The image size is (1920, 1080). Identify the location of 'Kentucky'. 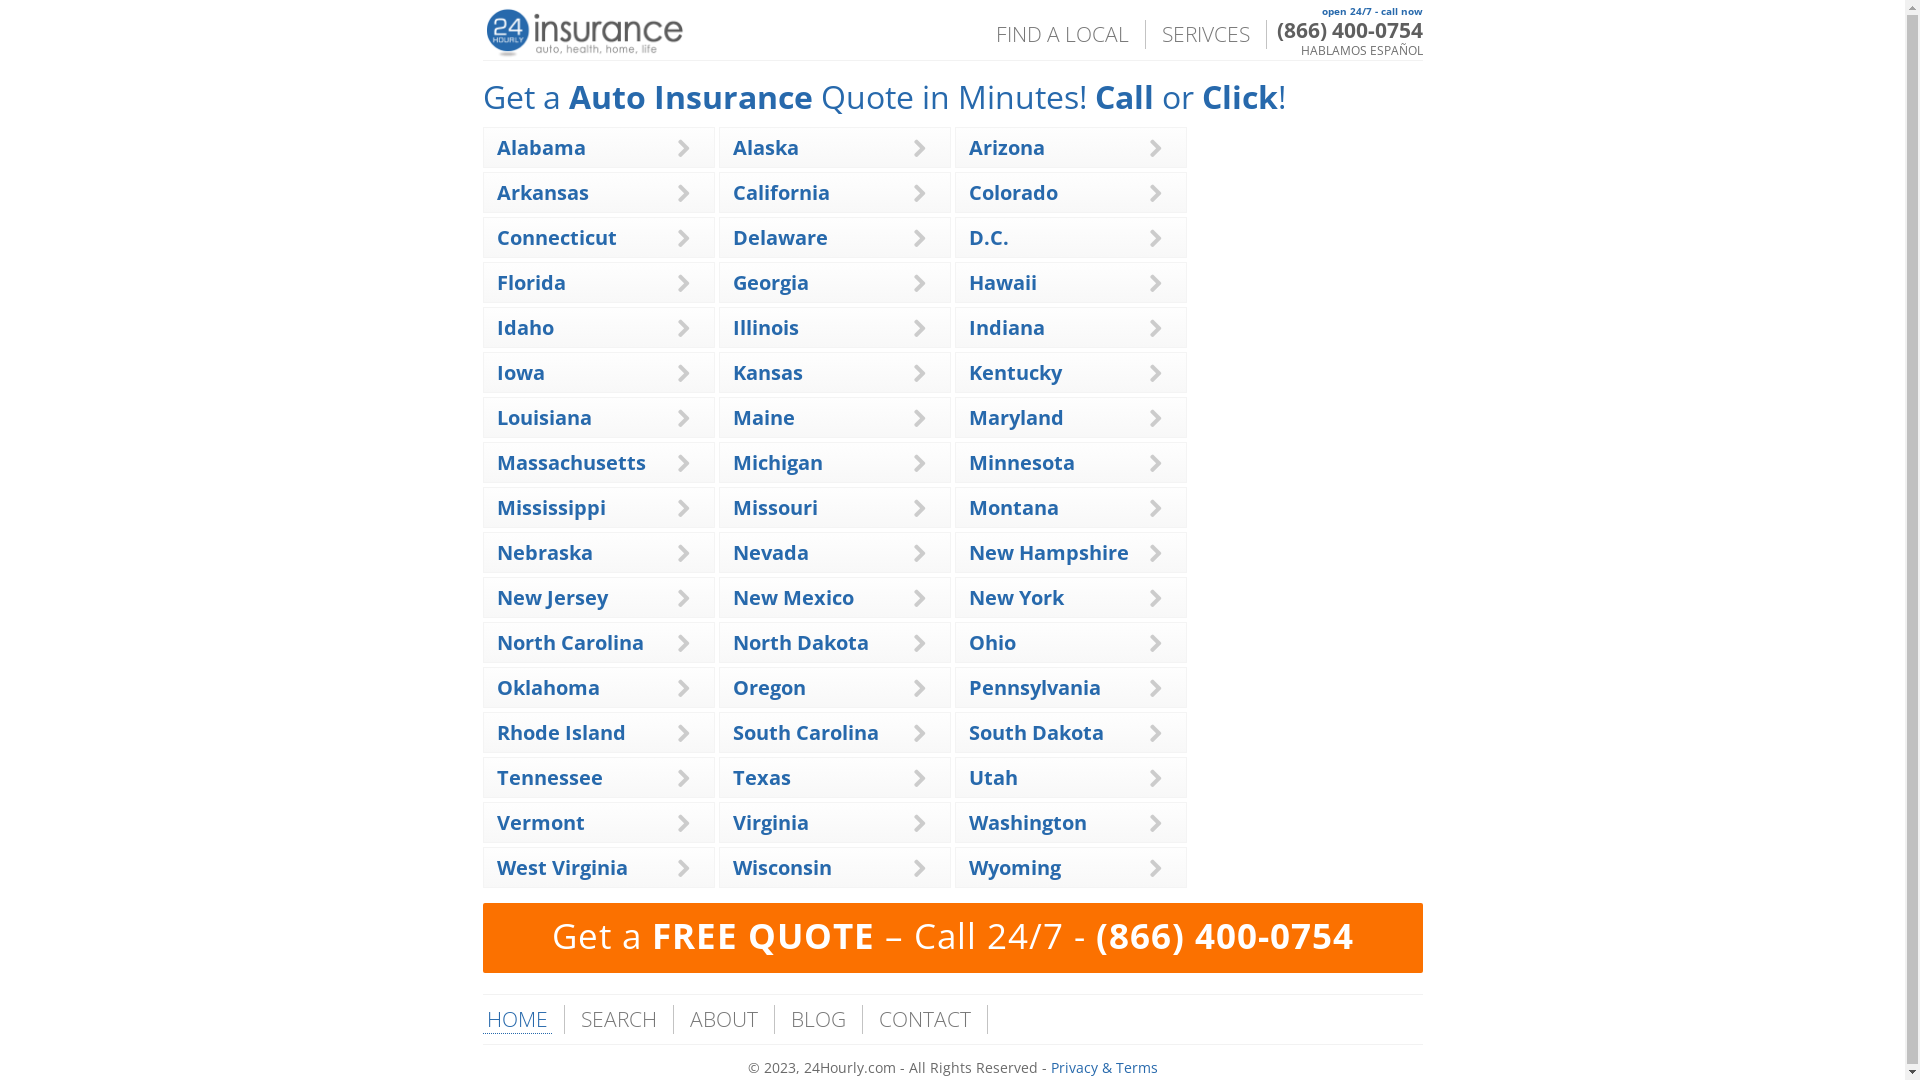
(1014, 372).